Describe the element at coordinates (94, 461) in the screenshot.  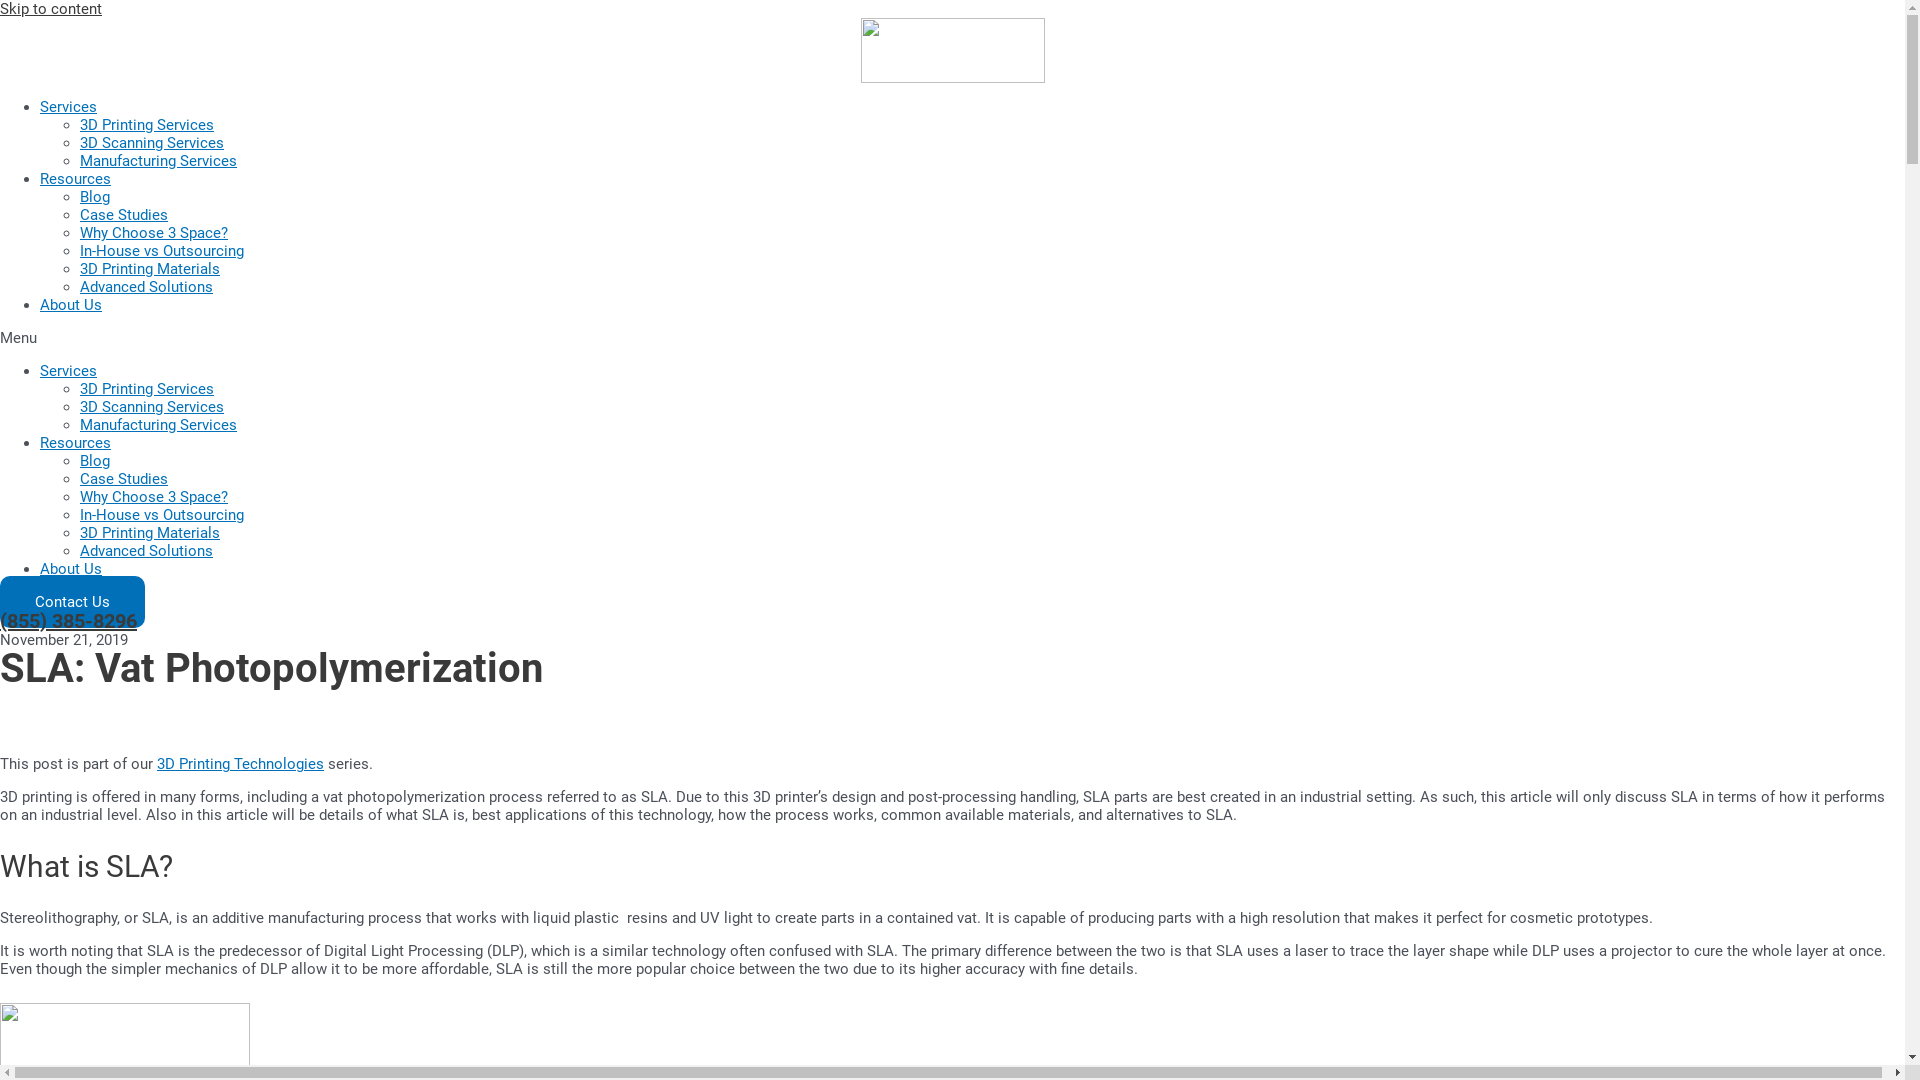
I see `'Blog'` at that location.